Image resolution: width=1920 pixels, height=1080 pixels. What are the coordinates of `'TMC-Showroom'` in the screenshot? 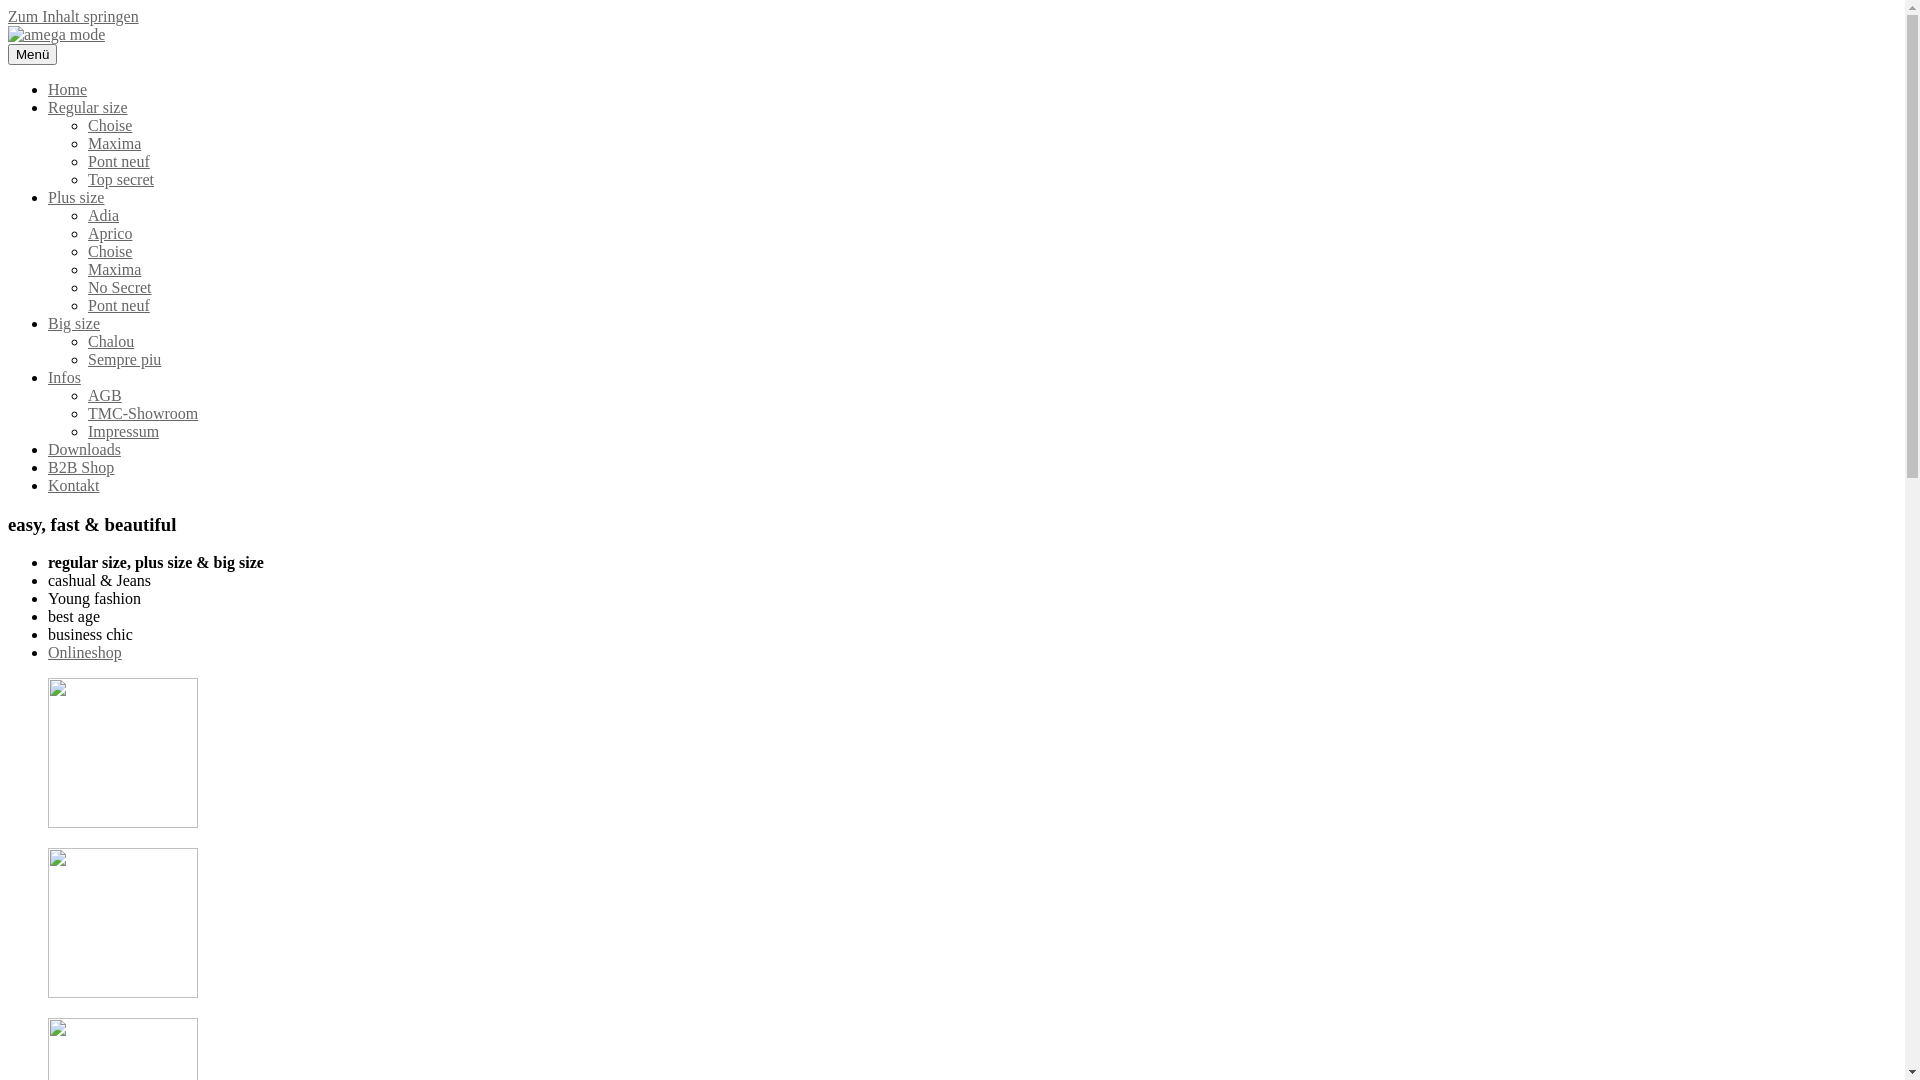 It's located at (142, 412).